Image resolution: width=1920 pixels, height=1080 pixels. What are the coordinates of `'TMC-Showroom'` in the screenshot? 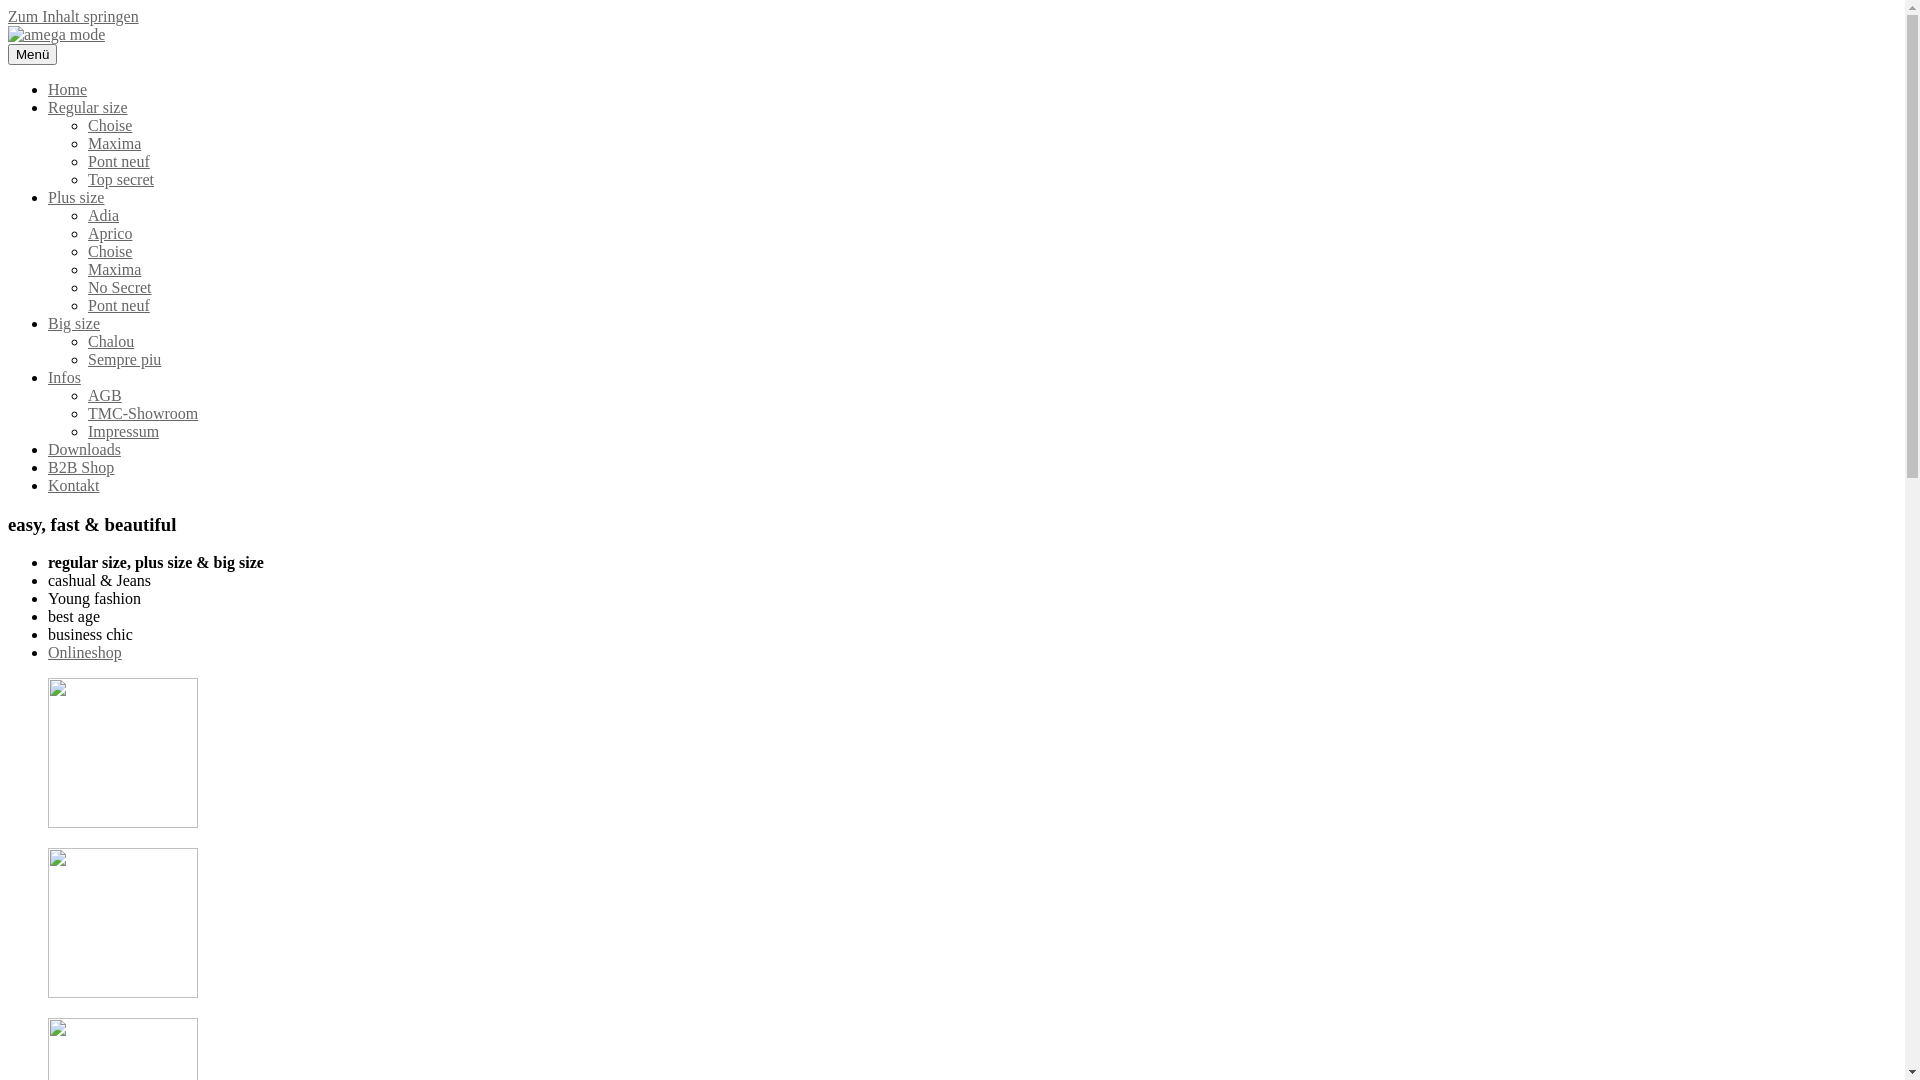 It's located at (142, 412).